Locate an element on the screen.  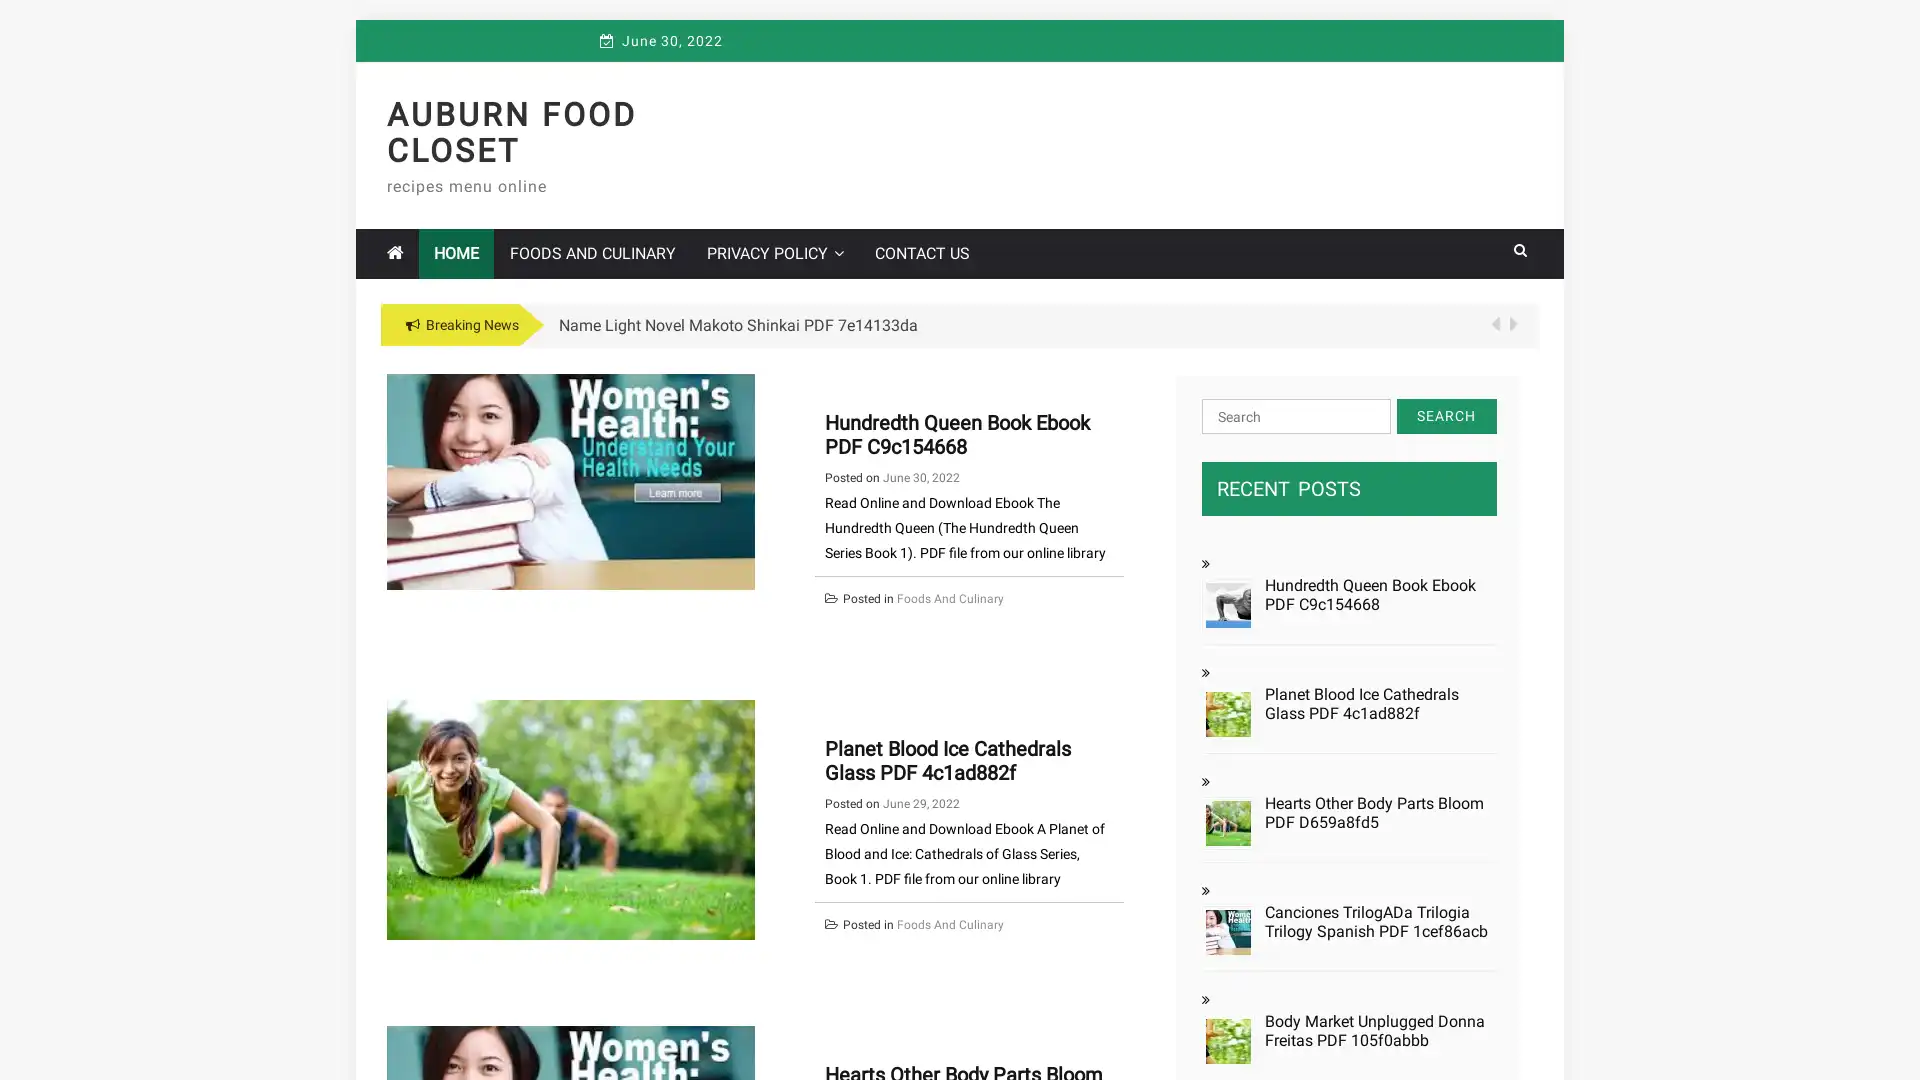
Search is located at coordinates (1445, 415).